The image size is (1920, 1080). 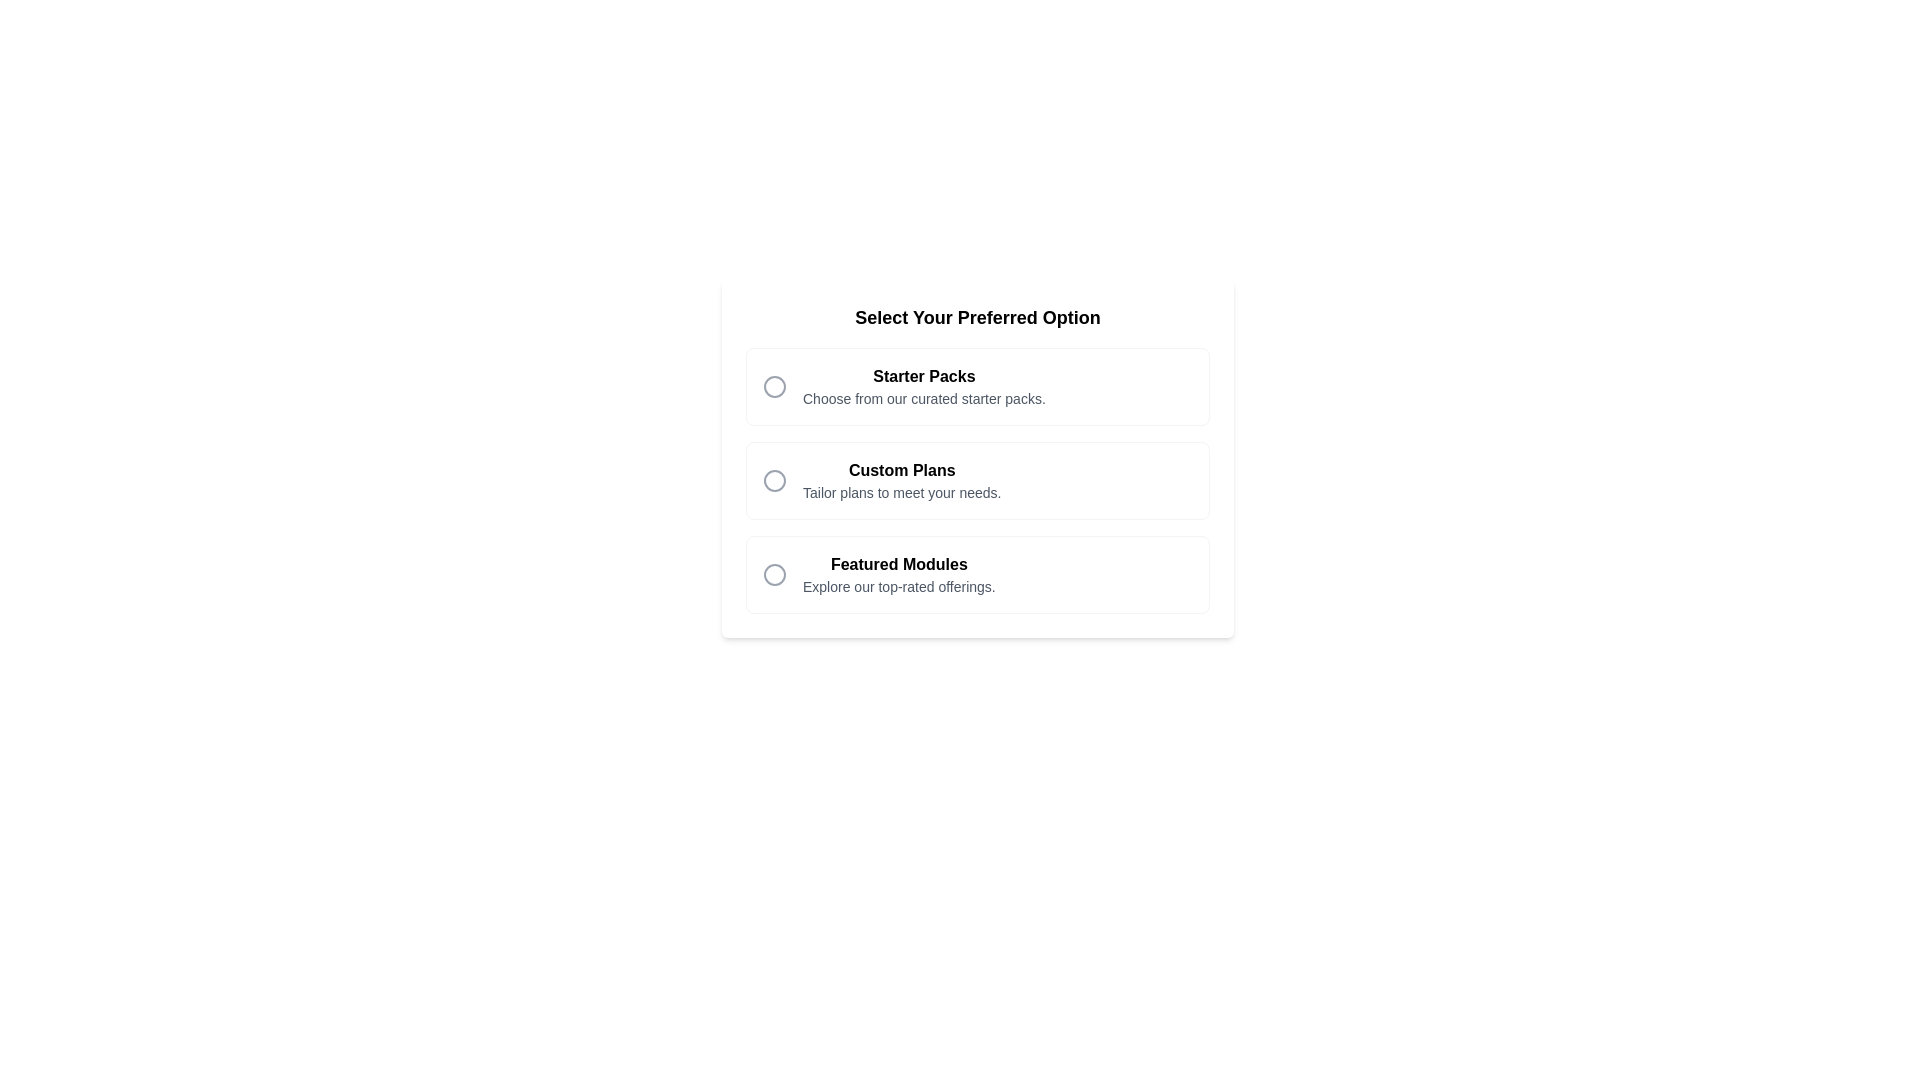 I want to click on the radio button for 'Custom Plans', which is the second selectable option under 'Select Your Preferred Option', so click(x=978, y=459).